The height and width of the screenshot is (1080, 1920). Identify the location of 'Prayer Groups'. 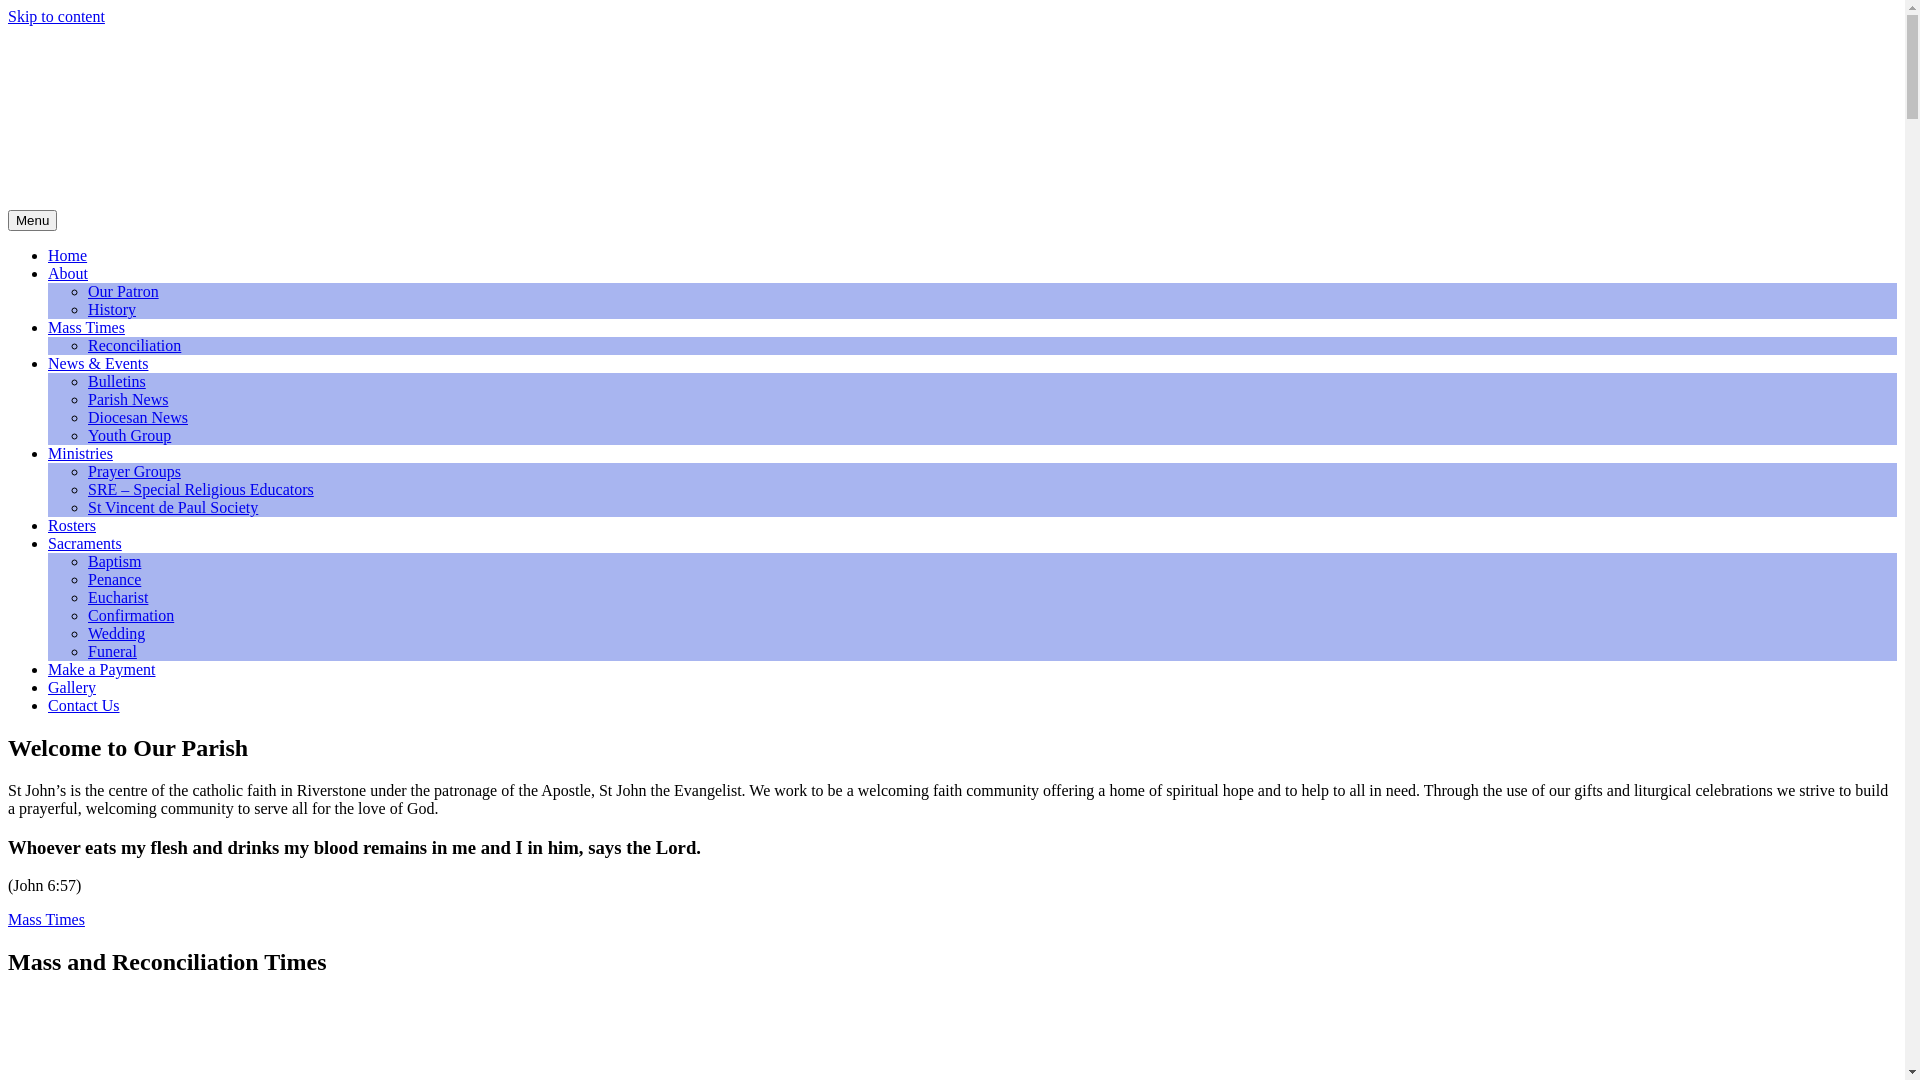
(133, 471).